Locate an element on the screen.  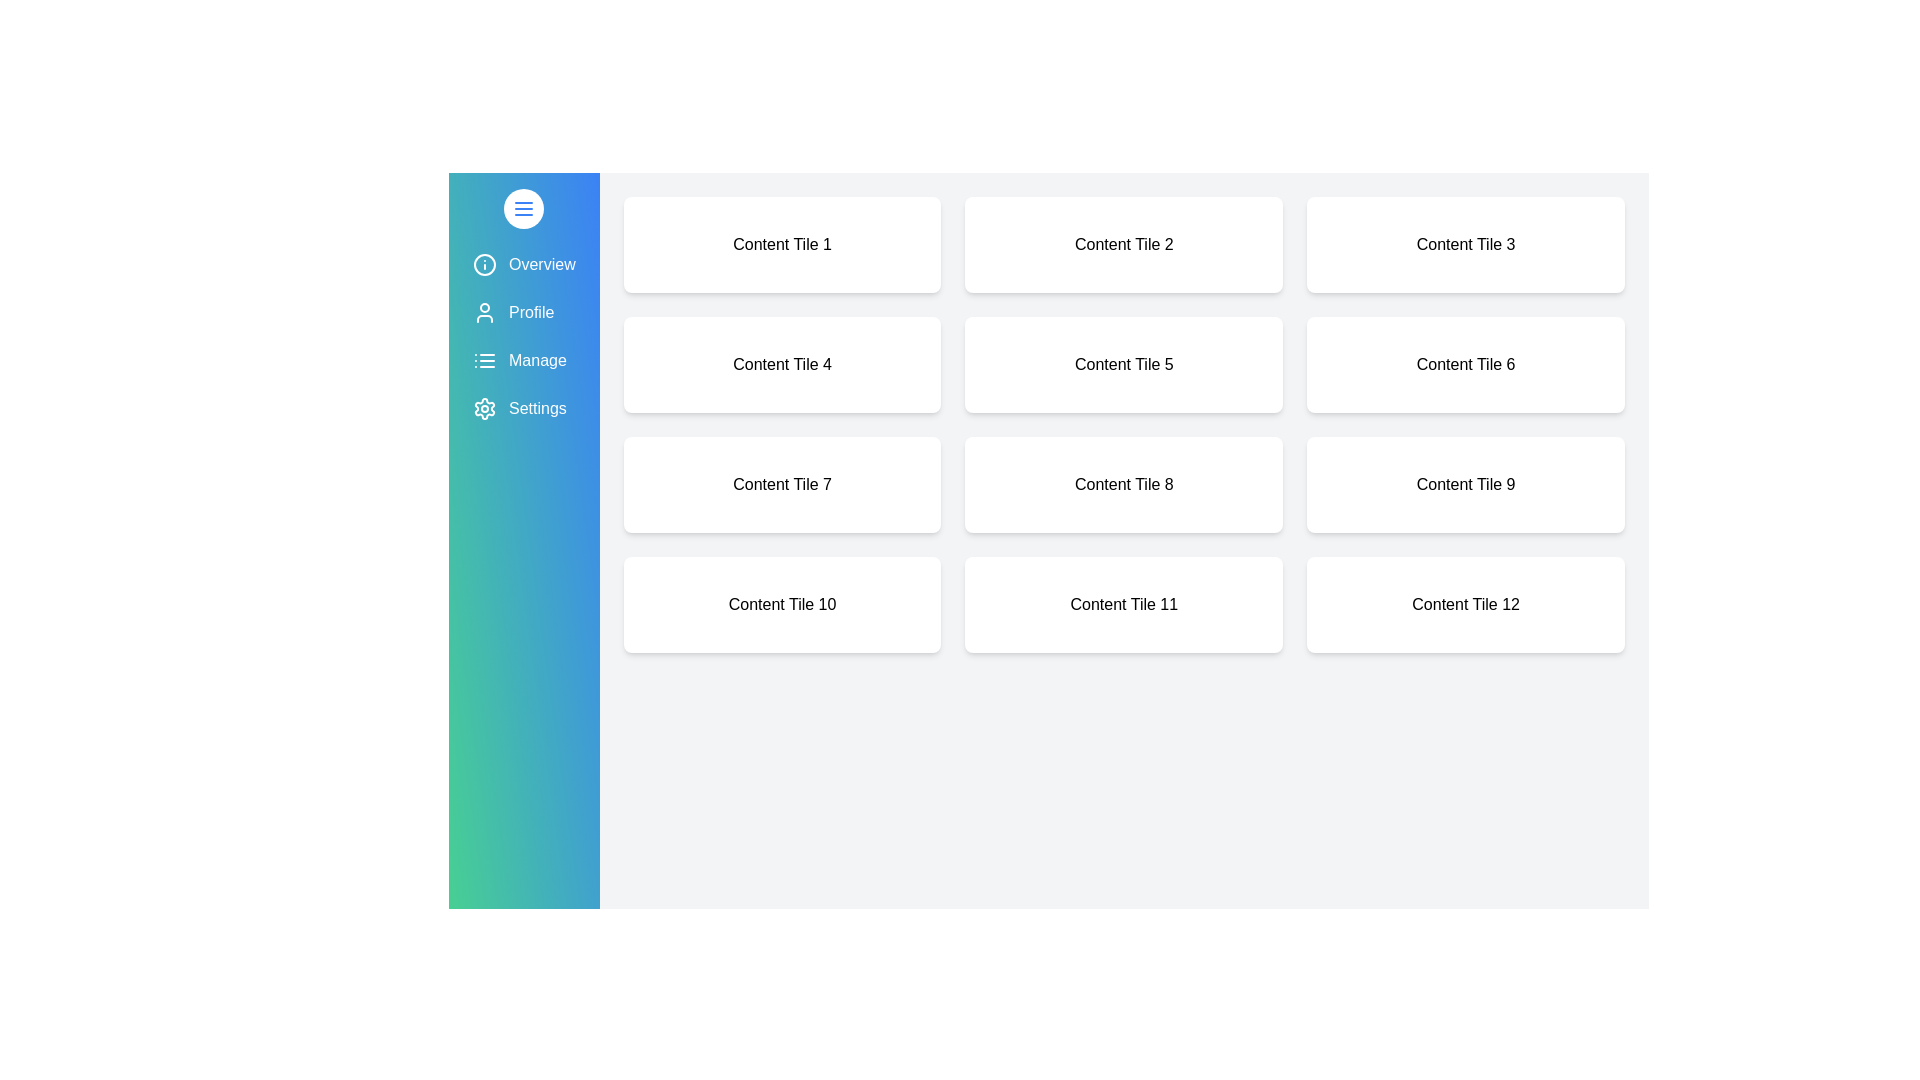
the toggle button to toggle the drawer open or closed is located at coordinates (523, 208).